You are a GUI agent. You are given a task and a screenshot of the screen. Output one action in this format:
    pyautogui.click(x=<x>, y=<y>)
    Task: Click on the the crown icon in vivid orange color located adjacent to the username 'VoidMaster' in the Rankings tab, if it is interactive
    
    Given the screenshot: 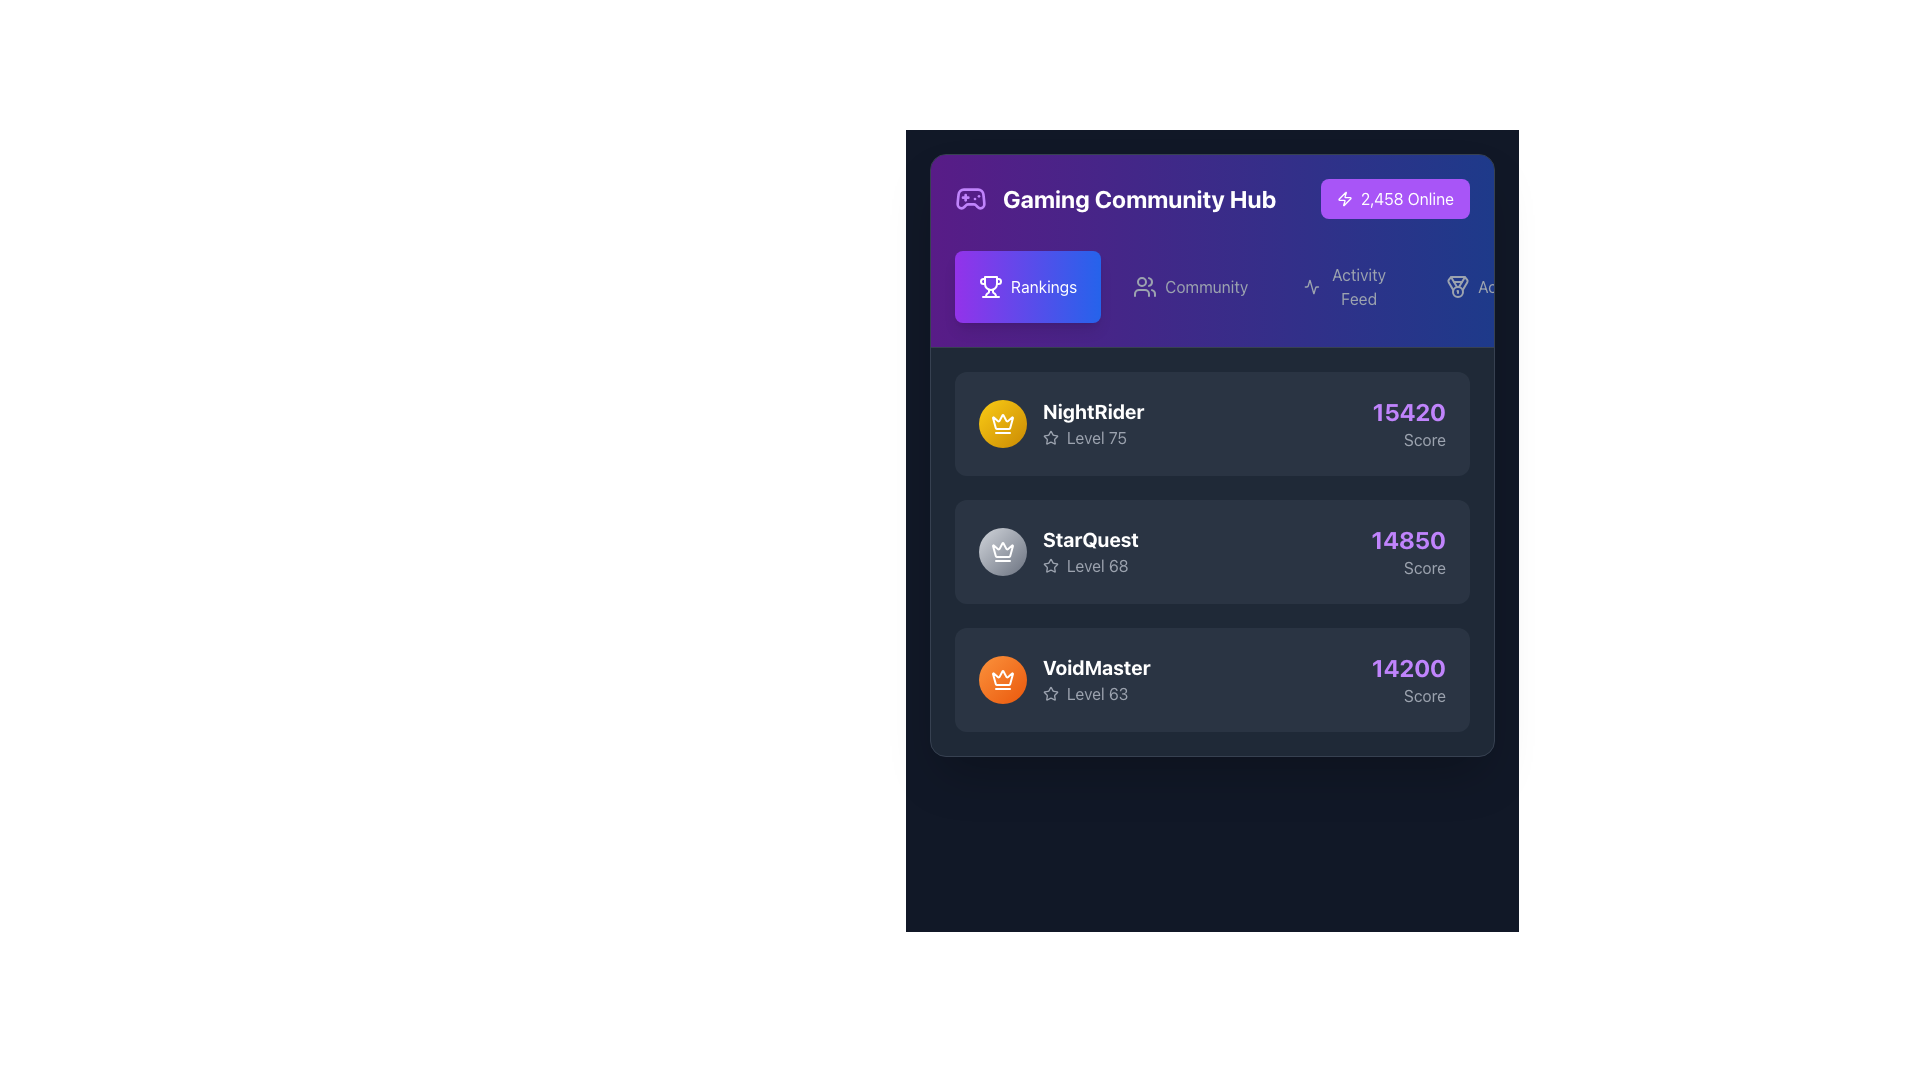 What is the action you would take?
    pyautogui.click(x=1003, y=550)
    